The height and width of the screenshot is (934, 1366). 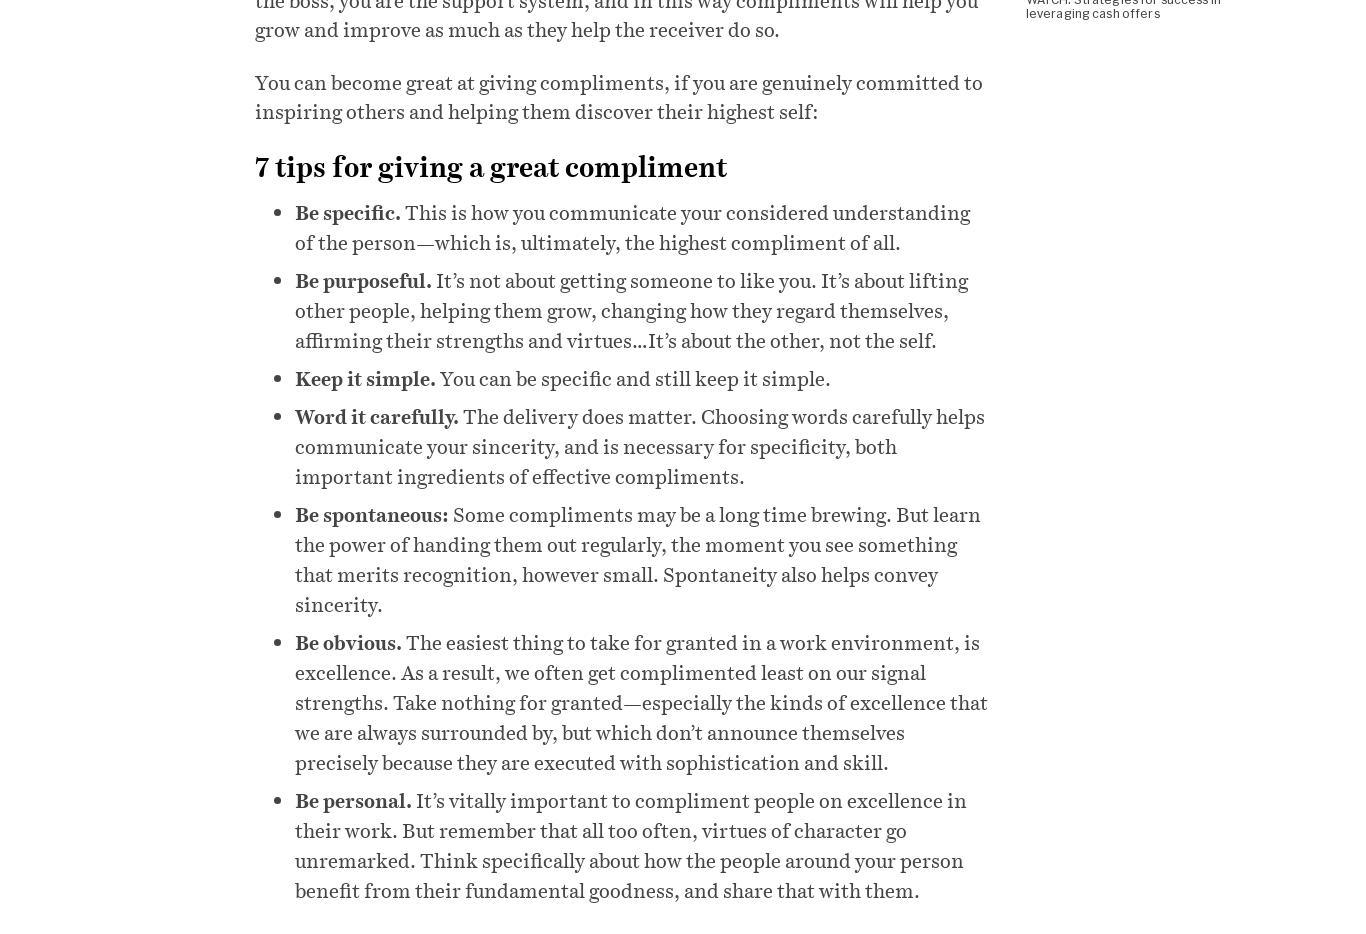 What do you see at coordinates (370, 512) in the screenshot?
I see `'Be spontaneous:'` at bounding box center [370, 512].